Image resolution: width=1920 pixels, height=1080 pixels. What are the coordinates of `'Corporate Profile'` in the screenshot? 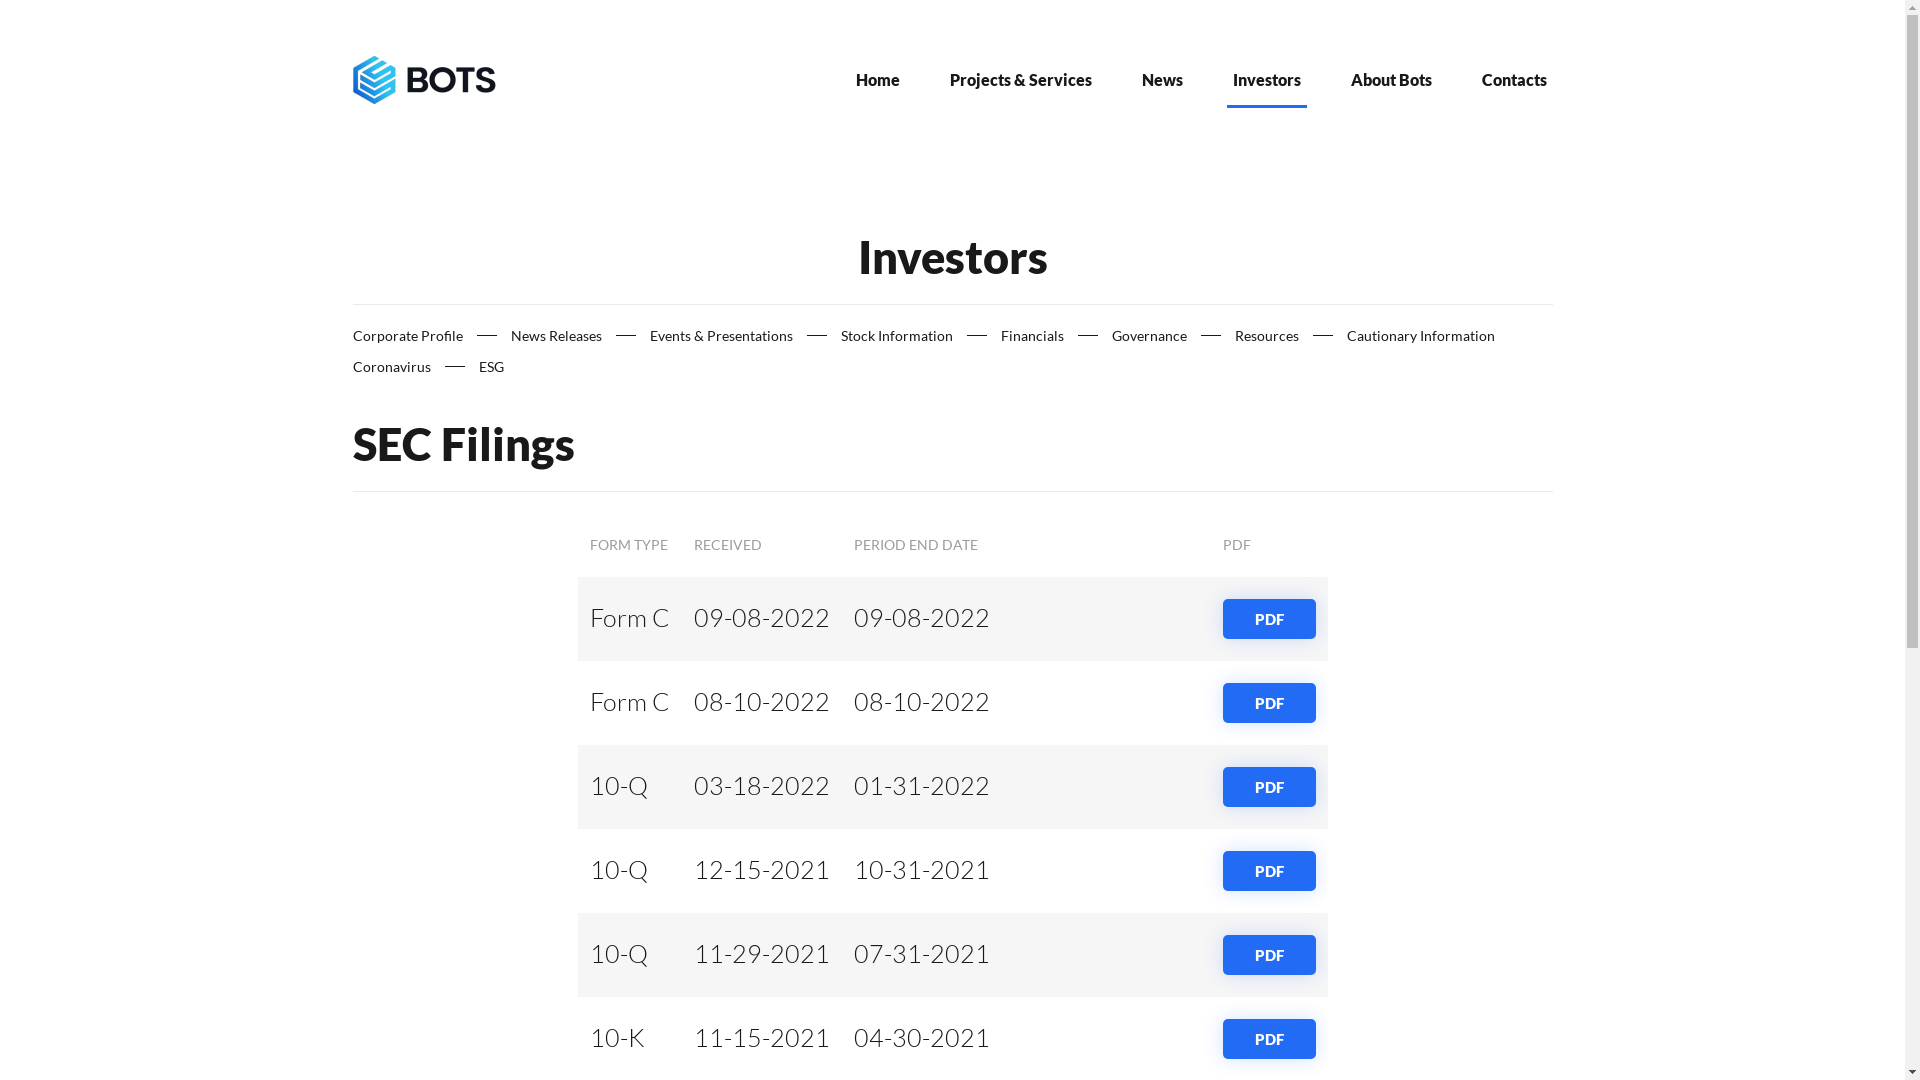 It's located at (406, 334).